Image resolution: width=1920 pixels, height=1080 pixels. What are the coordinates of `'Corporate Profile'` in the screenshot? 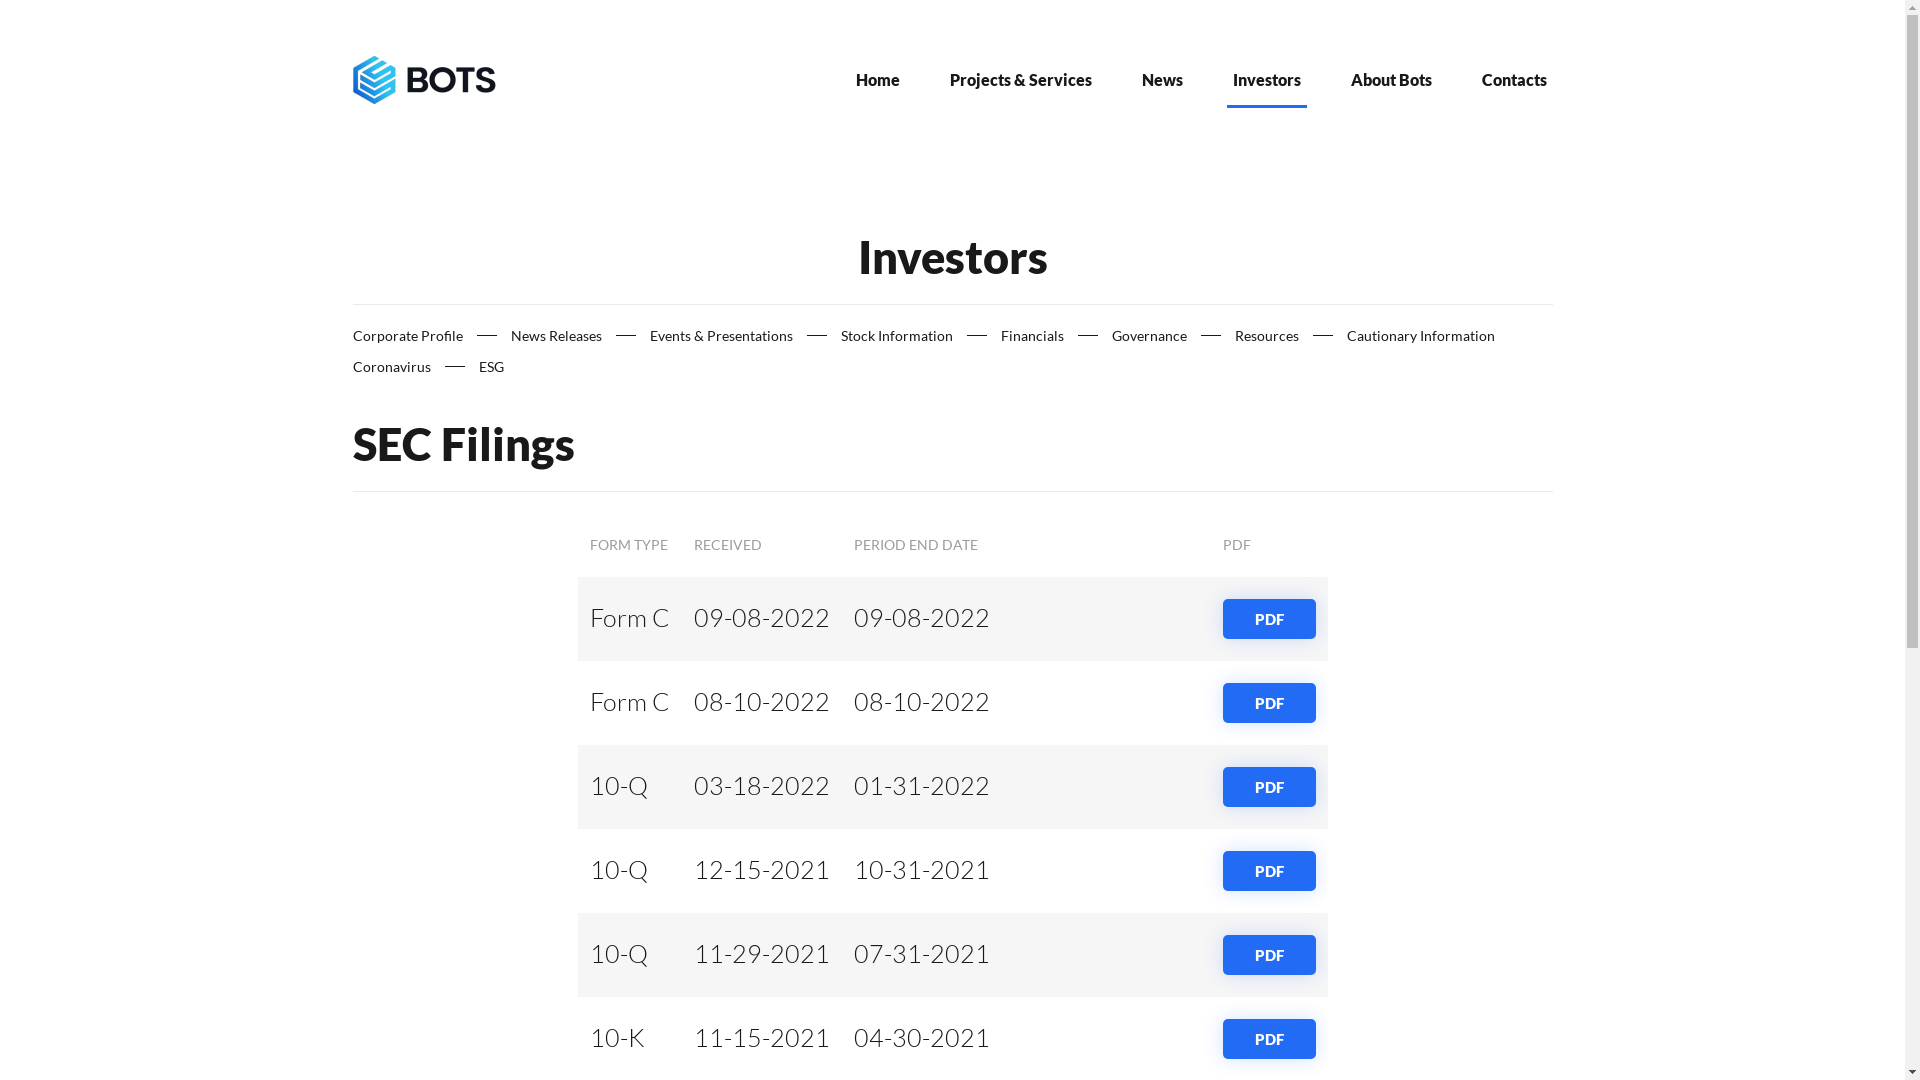 It's located at (406, 334).